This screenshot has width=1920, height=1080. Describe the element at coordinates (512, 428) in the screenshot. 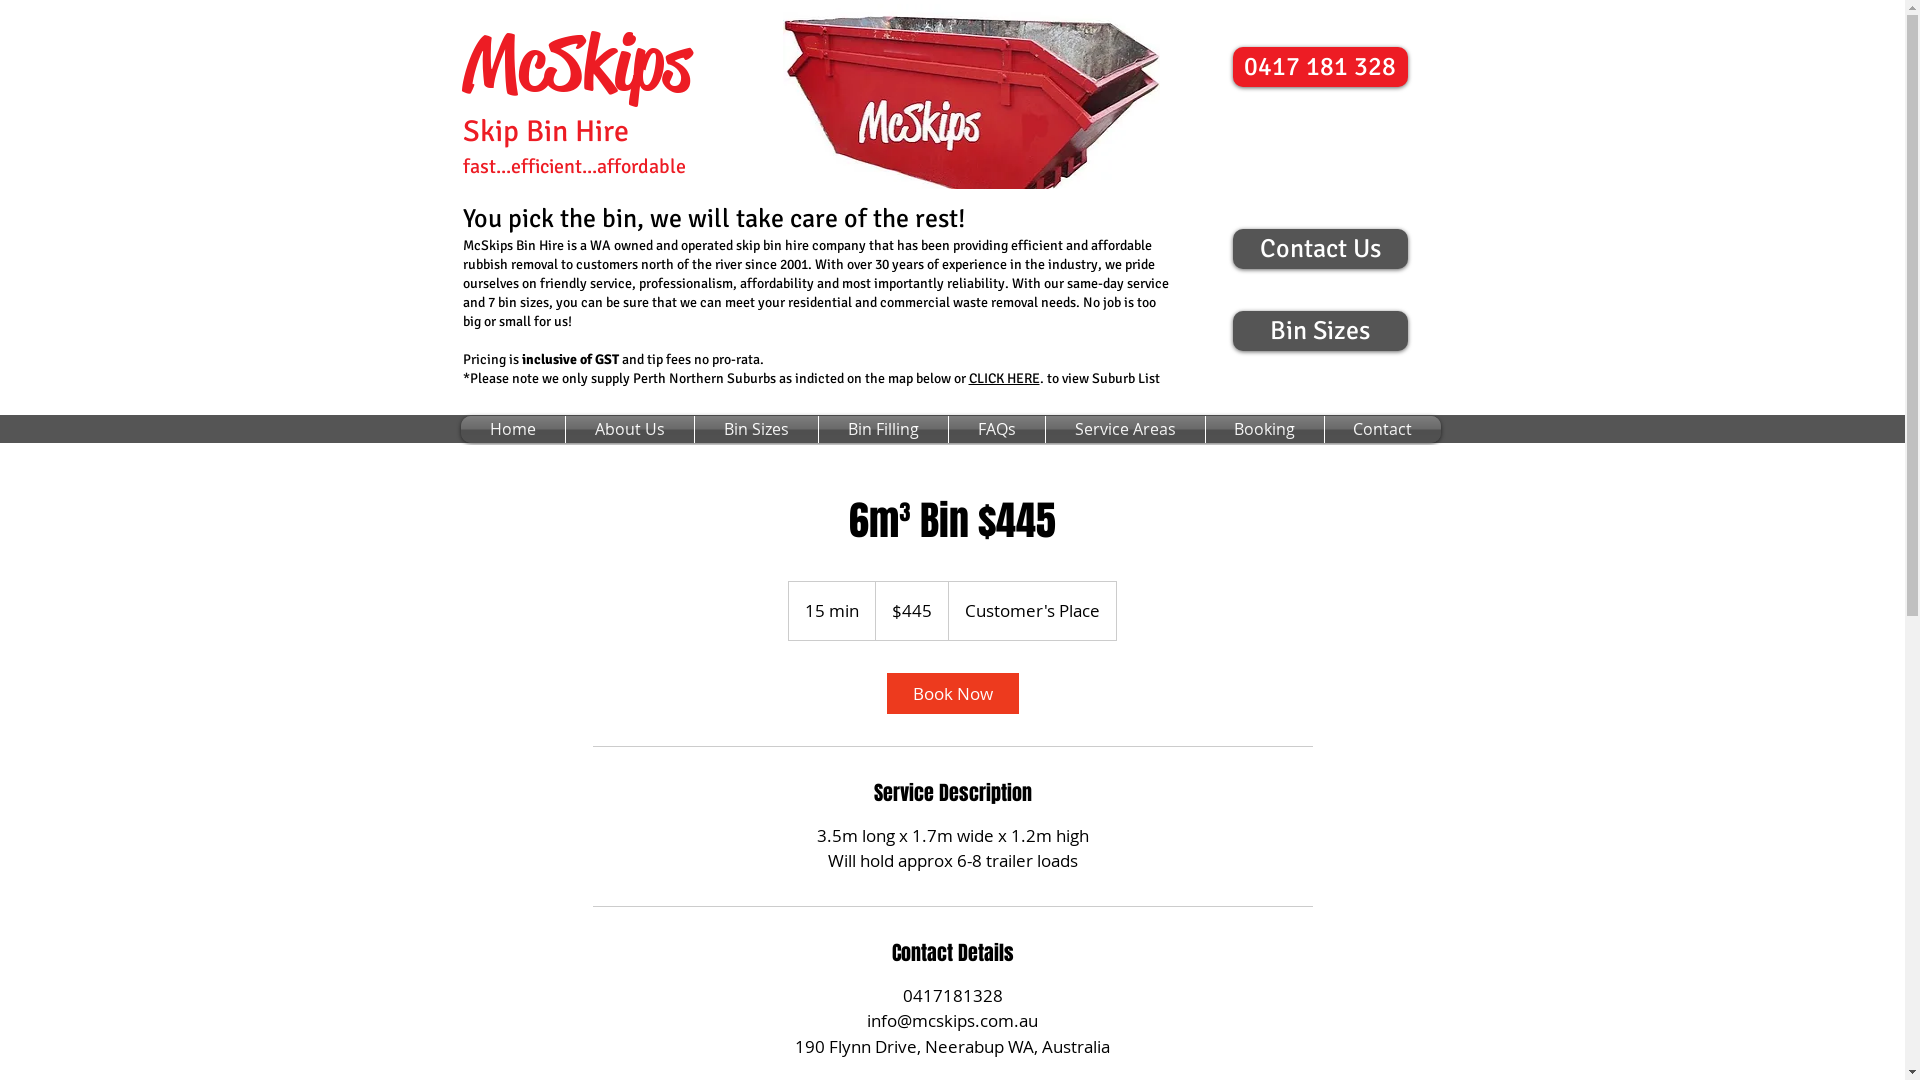

I see `'Home'` at that location.